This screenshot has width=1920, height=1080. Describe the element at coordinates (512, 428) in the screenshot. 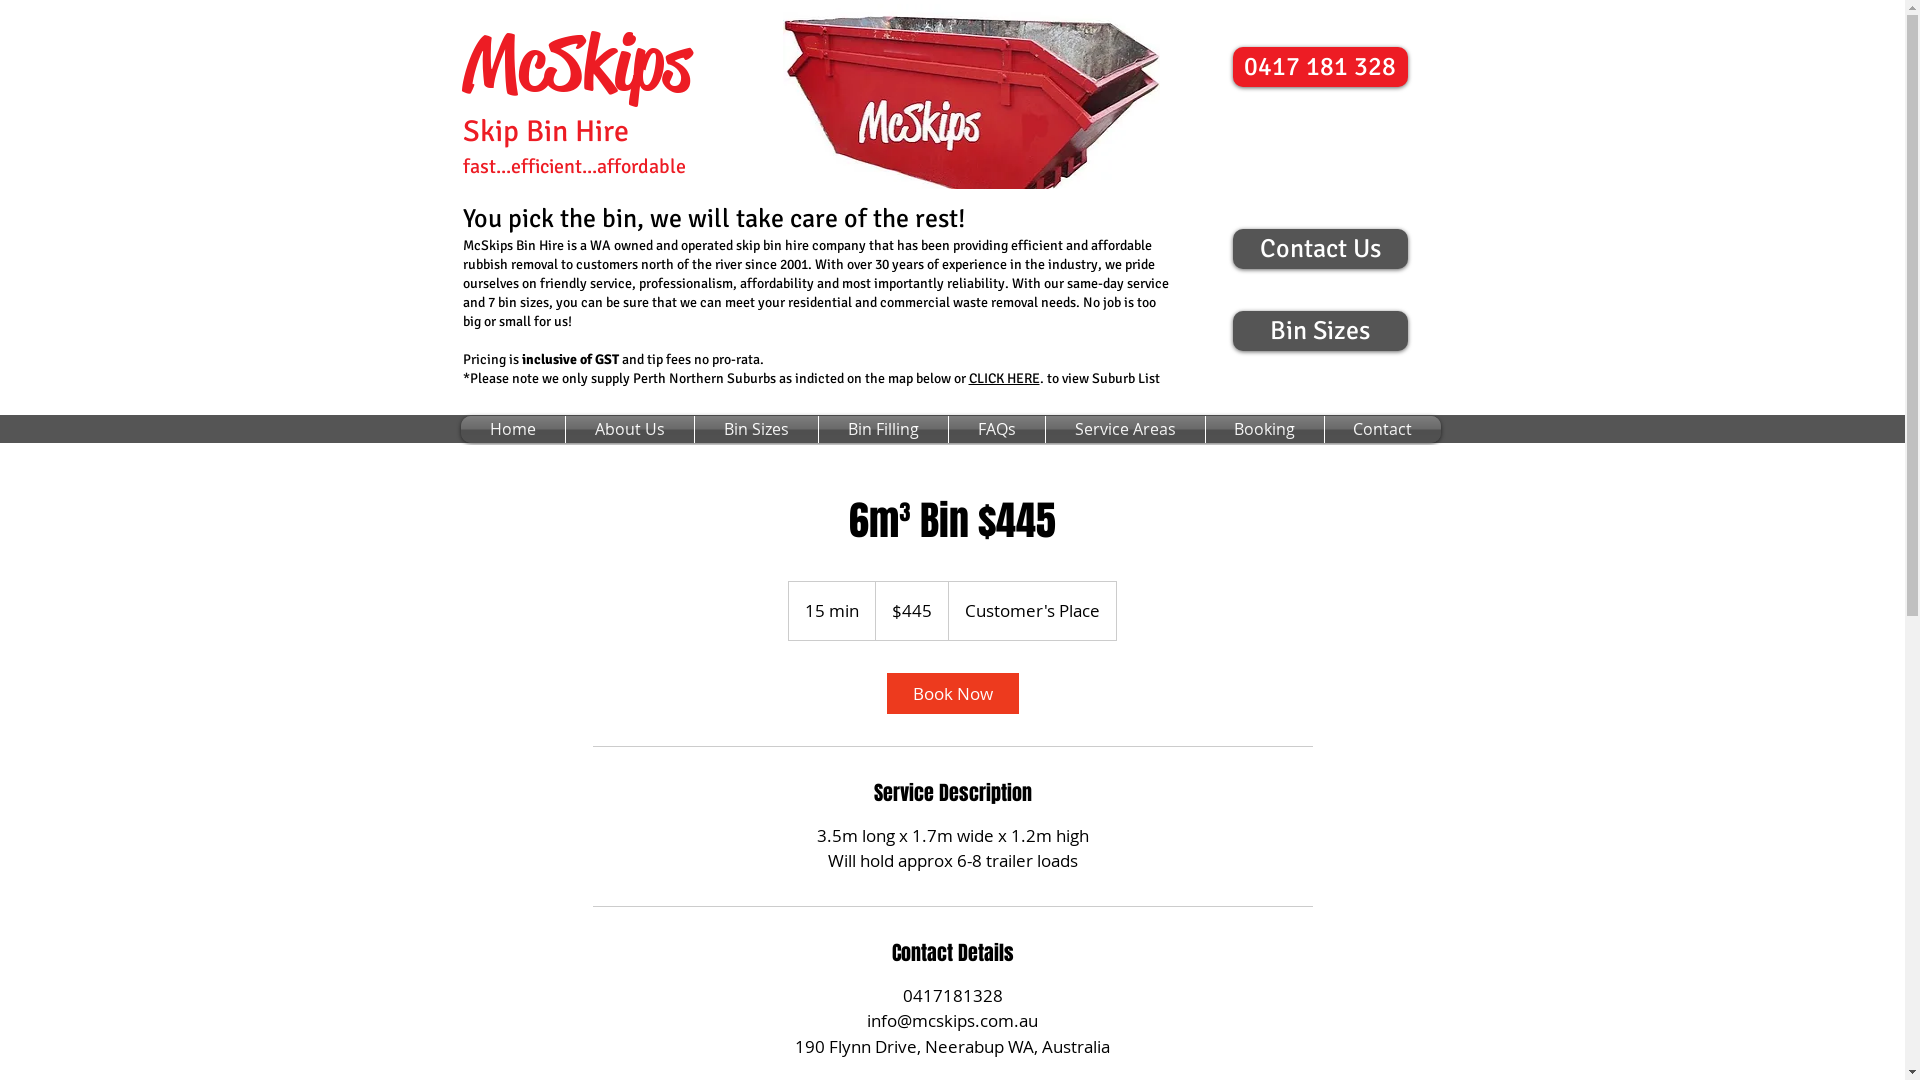

I see `'Home'` at that location.